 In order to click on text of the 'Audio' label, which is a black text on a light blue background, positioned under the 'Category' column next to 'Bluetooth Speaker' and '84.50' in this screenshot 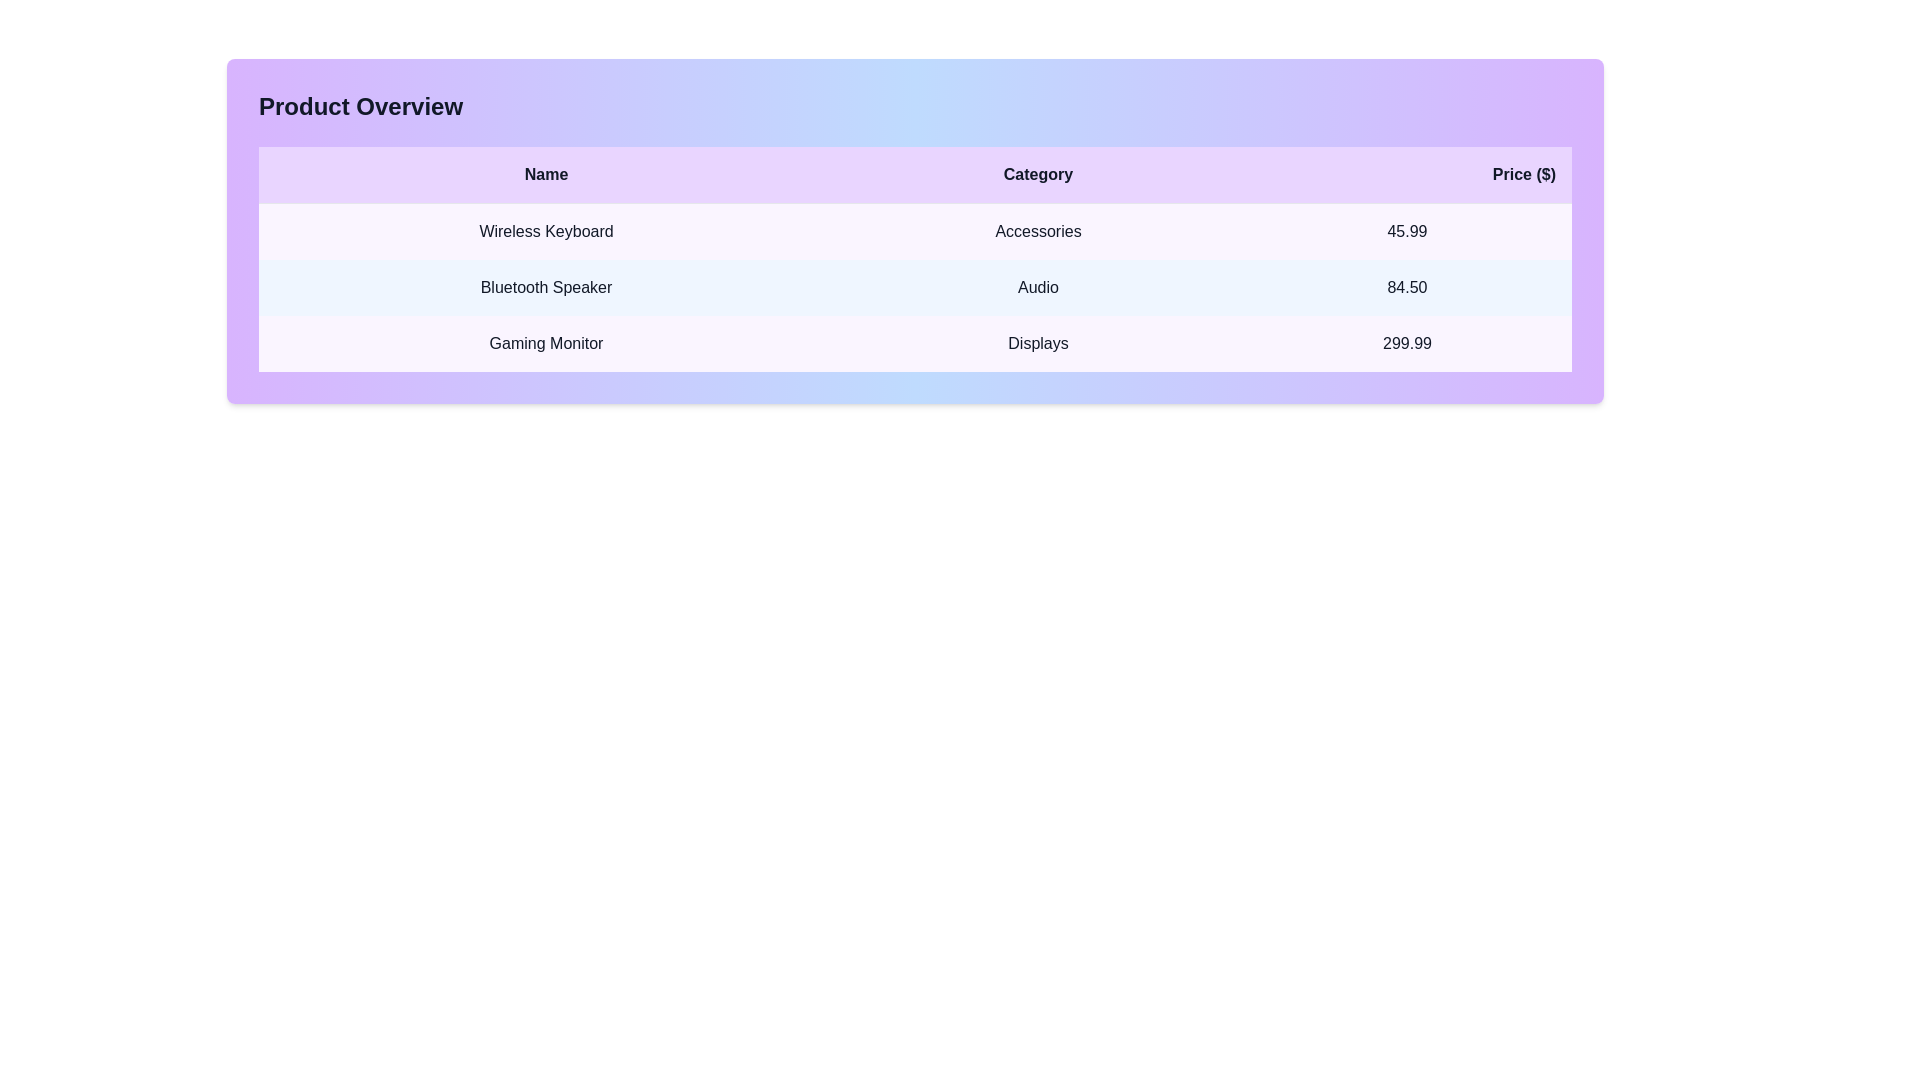, I will do `click(1038, 288)`.